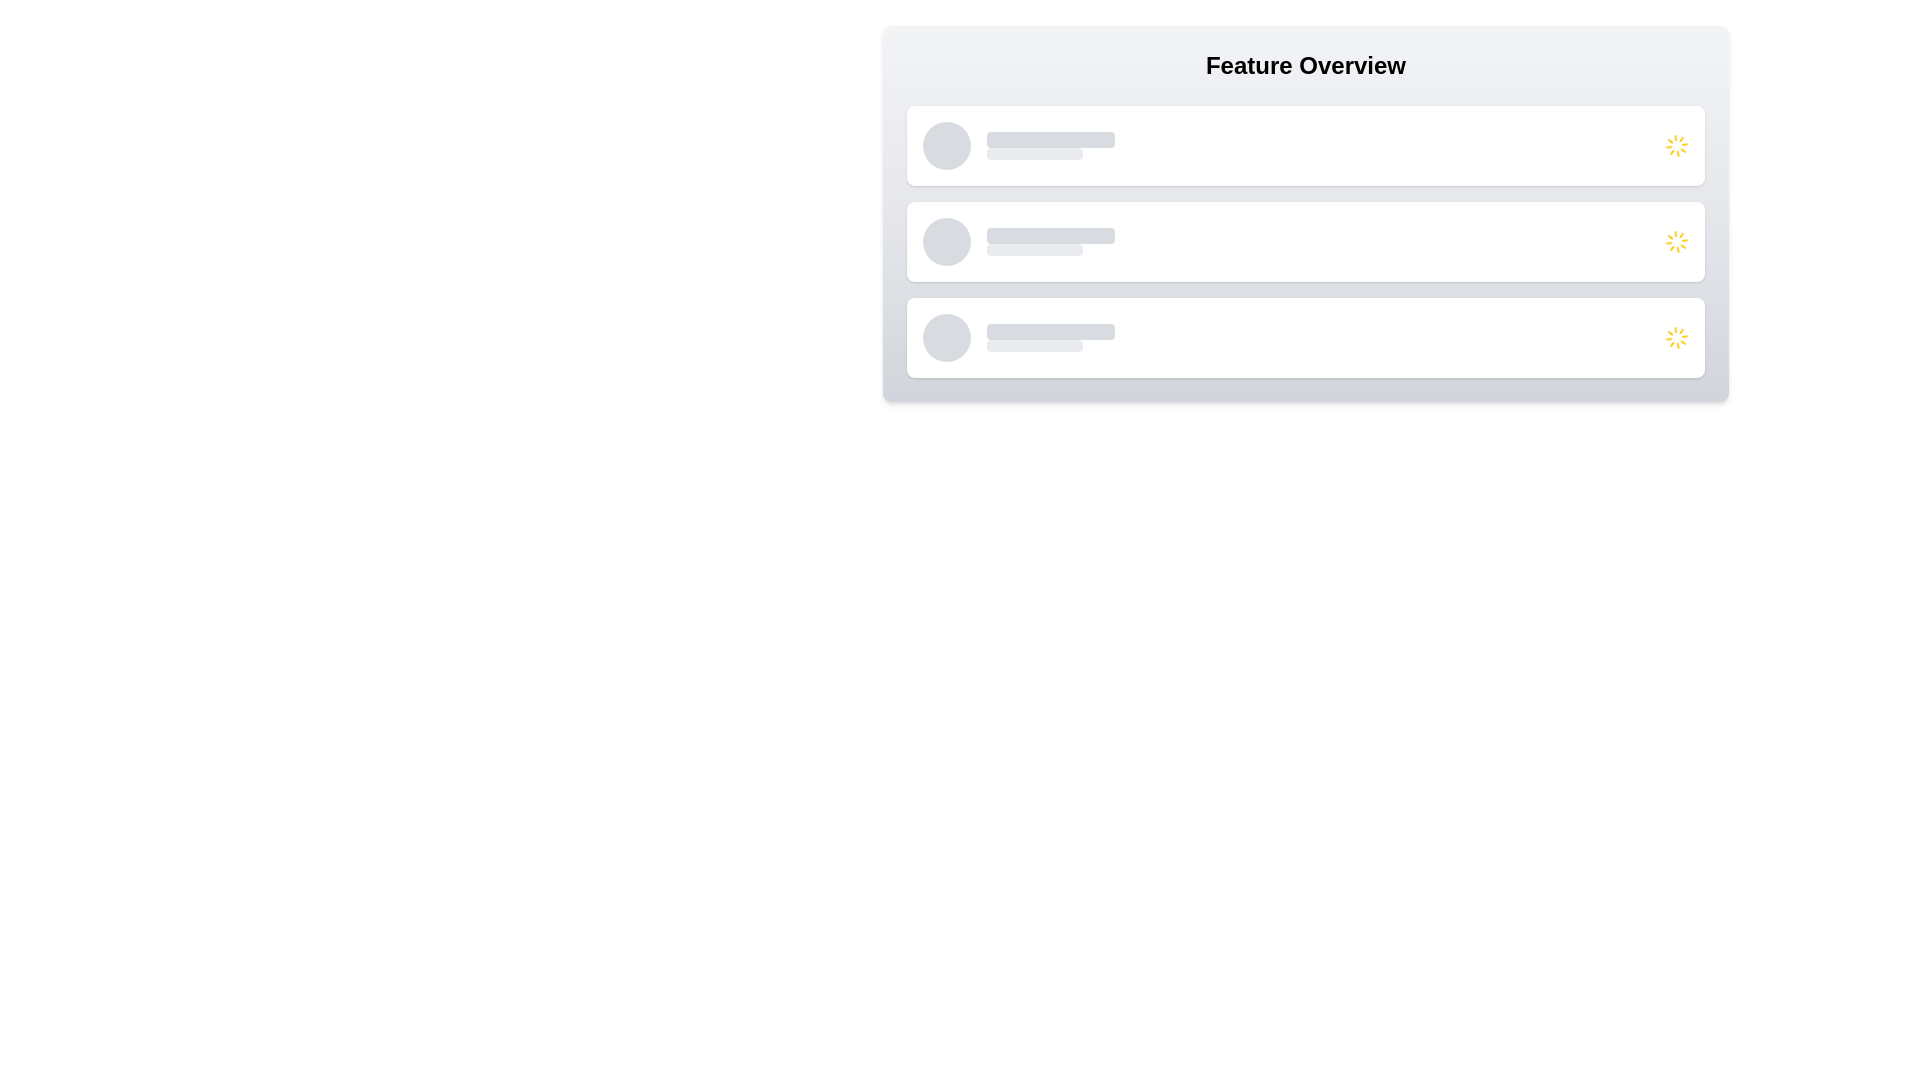 The width and height of the screenshot is (1920, 1080). Describe the element at coordinates (1050, 138) in the screenshot. I see `the loading animation by hovering over the loading placeholder bar with rounded corners, styled in light gray, located in the header area of the first list item under the 'Feature Overview' heading` at that location.